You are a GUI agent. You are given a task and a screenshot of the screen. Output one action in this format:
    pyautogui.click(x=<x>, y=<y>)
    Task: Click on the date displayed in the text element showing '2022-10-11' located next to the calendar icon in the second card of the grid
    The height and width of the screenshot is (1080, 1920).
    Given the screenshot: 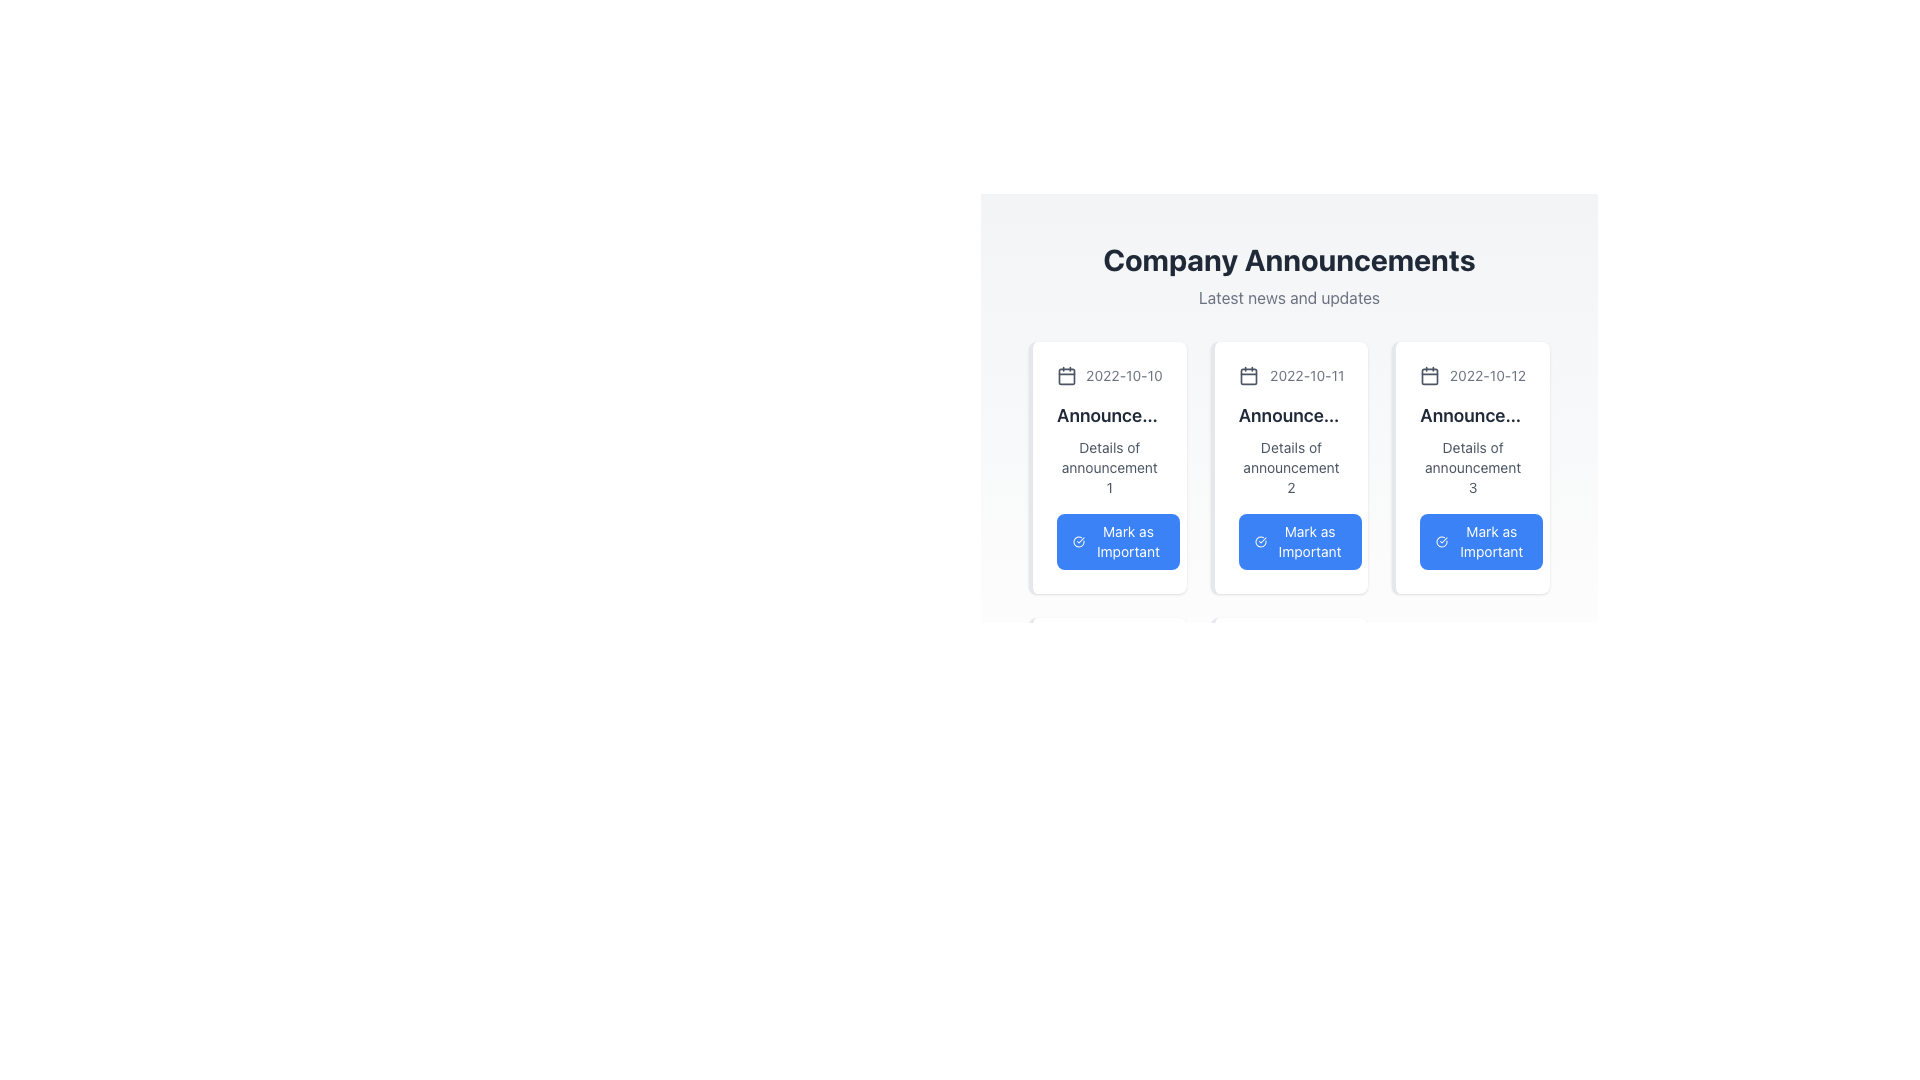 What is the action you would take?
    pyautogui.click(x=1307, y=375)
    